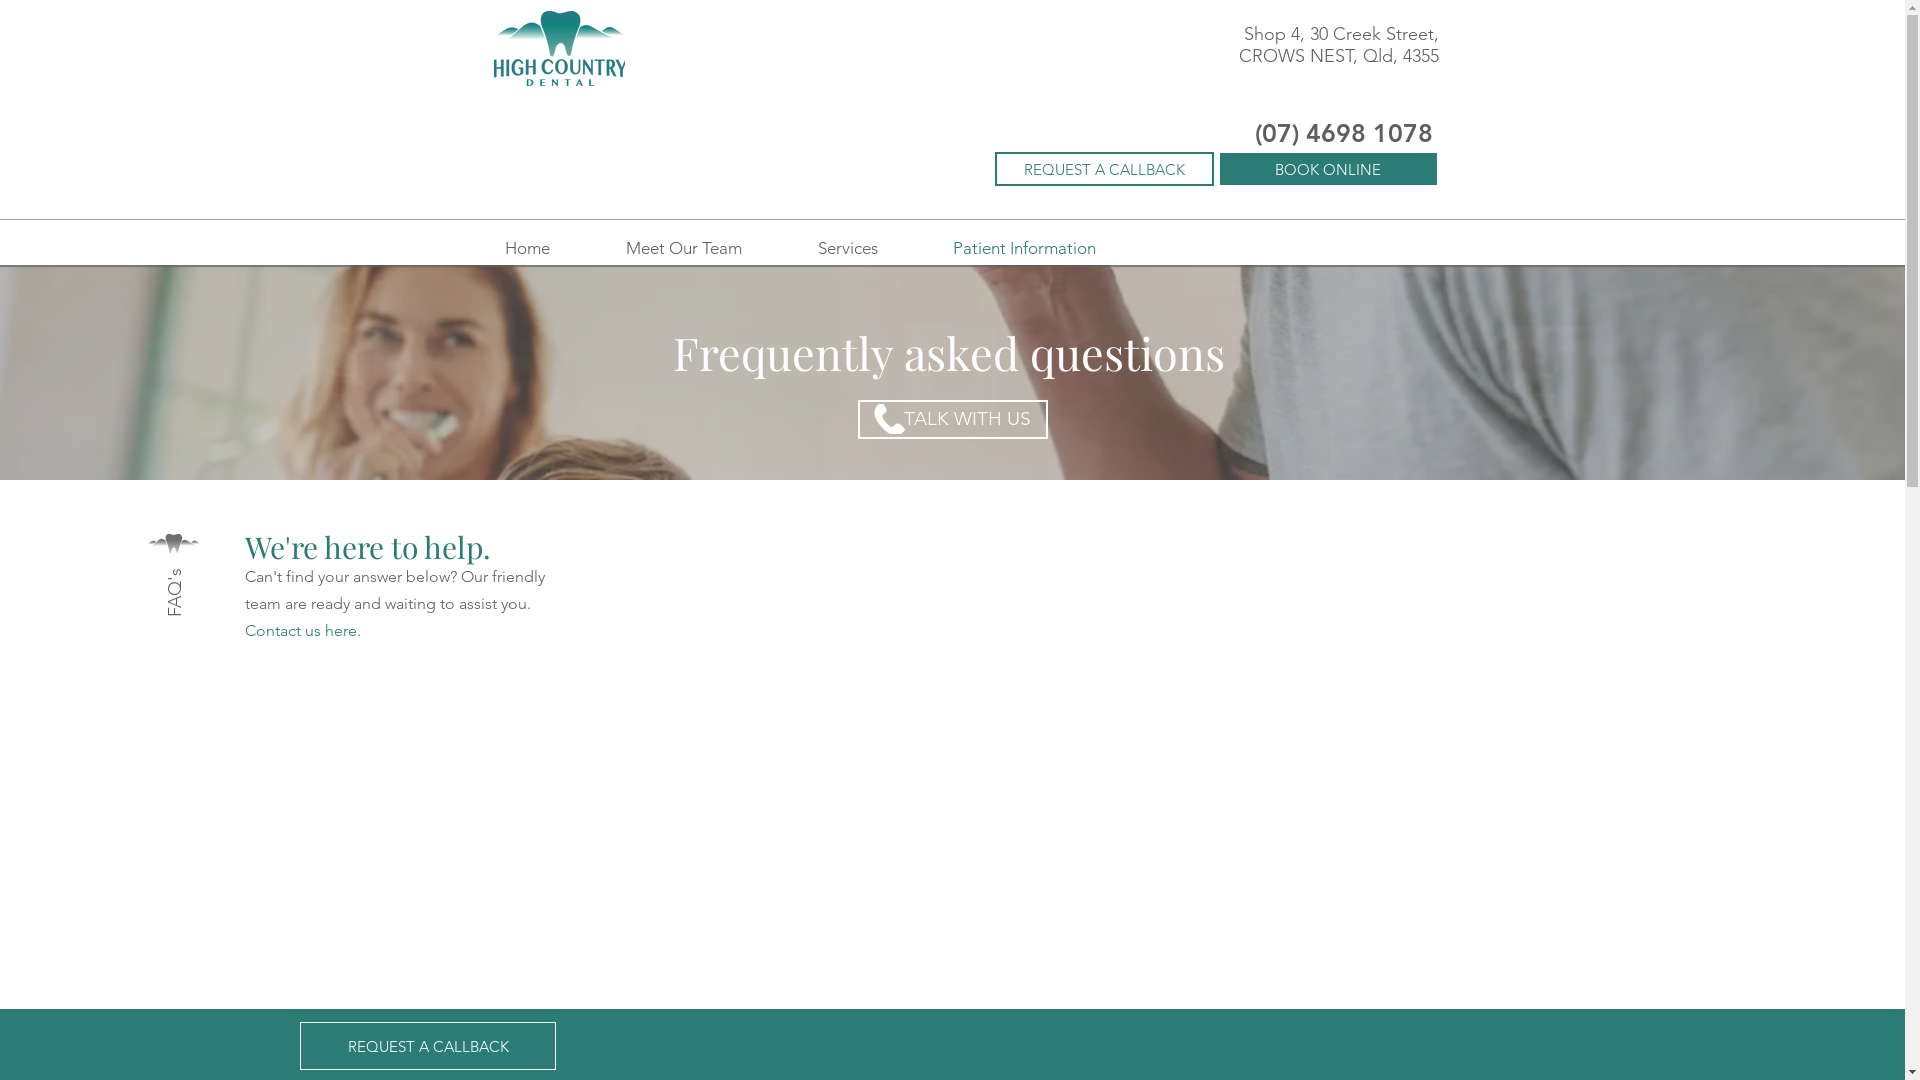 The image size is (1920, 1080). I want to click on '(07) 4698 1078', so click(1343, 132).